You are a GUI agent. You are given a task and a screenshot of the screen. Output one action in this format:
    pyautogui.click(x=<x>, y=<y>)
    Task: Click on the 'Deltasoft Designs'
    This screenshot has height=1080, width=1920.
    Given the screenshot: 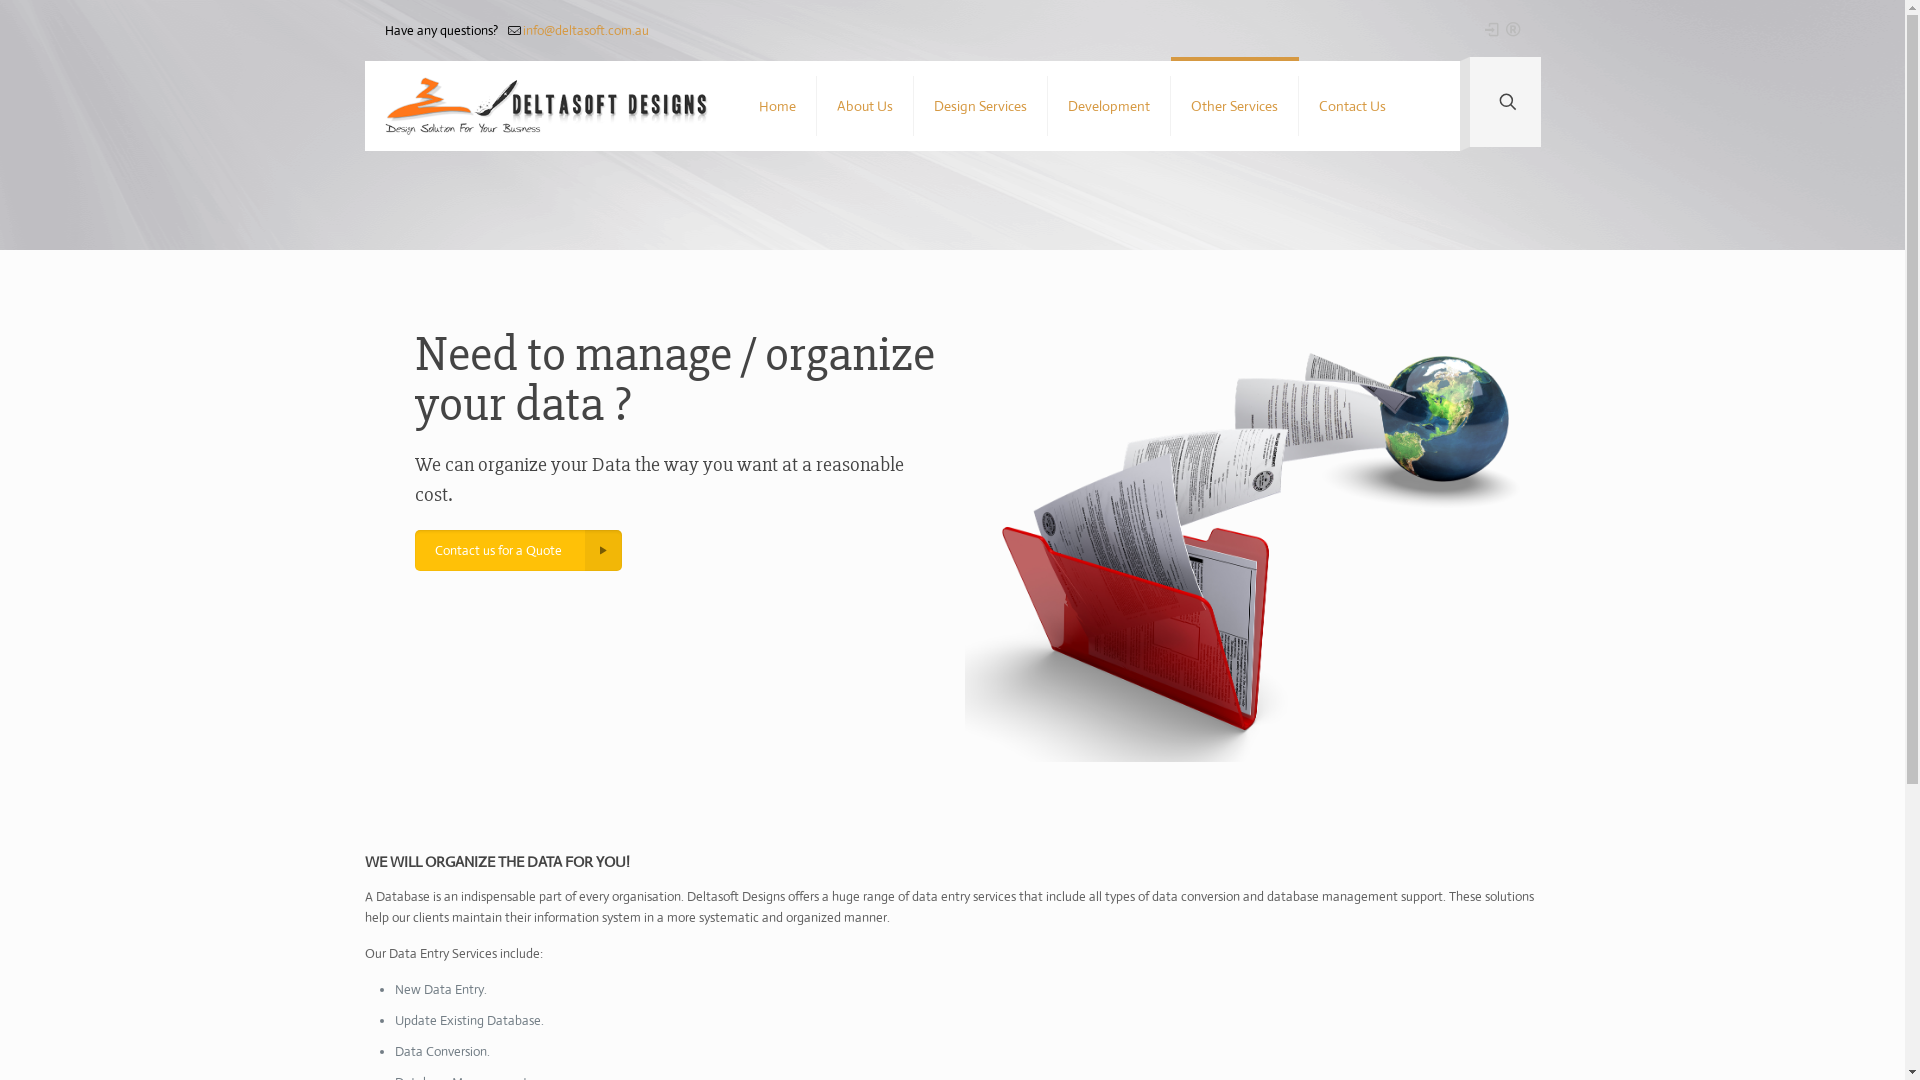 What is the action you would take?
    pyautogui.click(x=546, y=105)
    